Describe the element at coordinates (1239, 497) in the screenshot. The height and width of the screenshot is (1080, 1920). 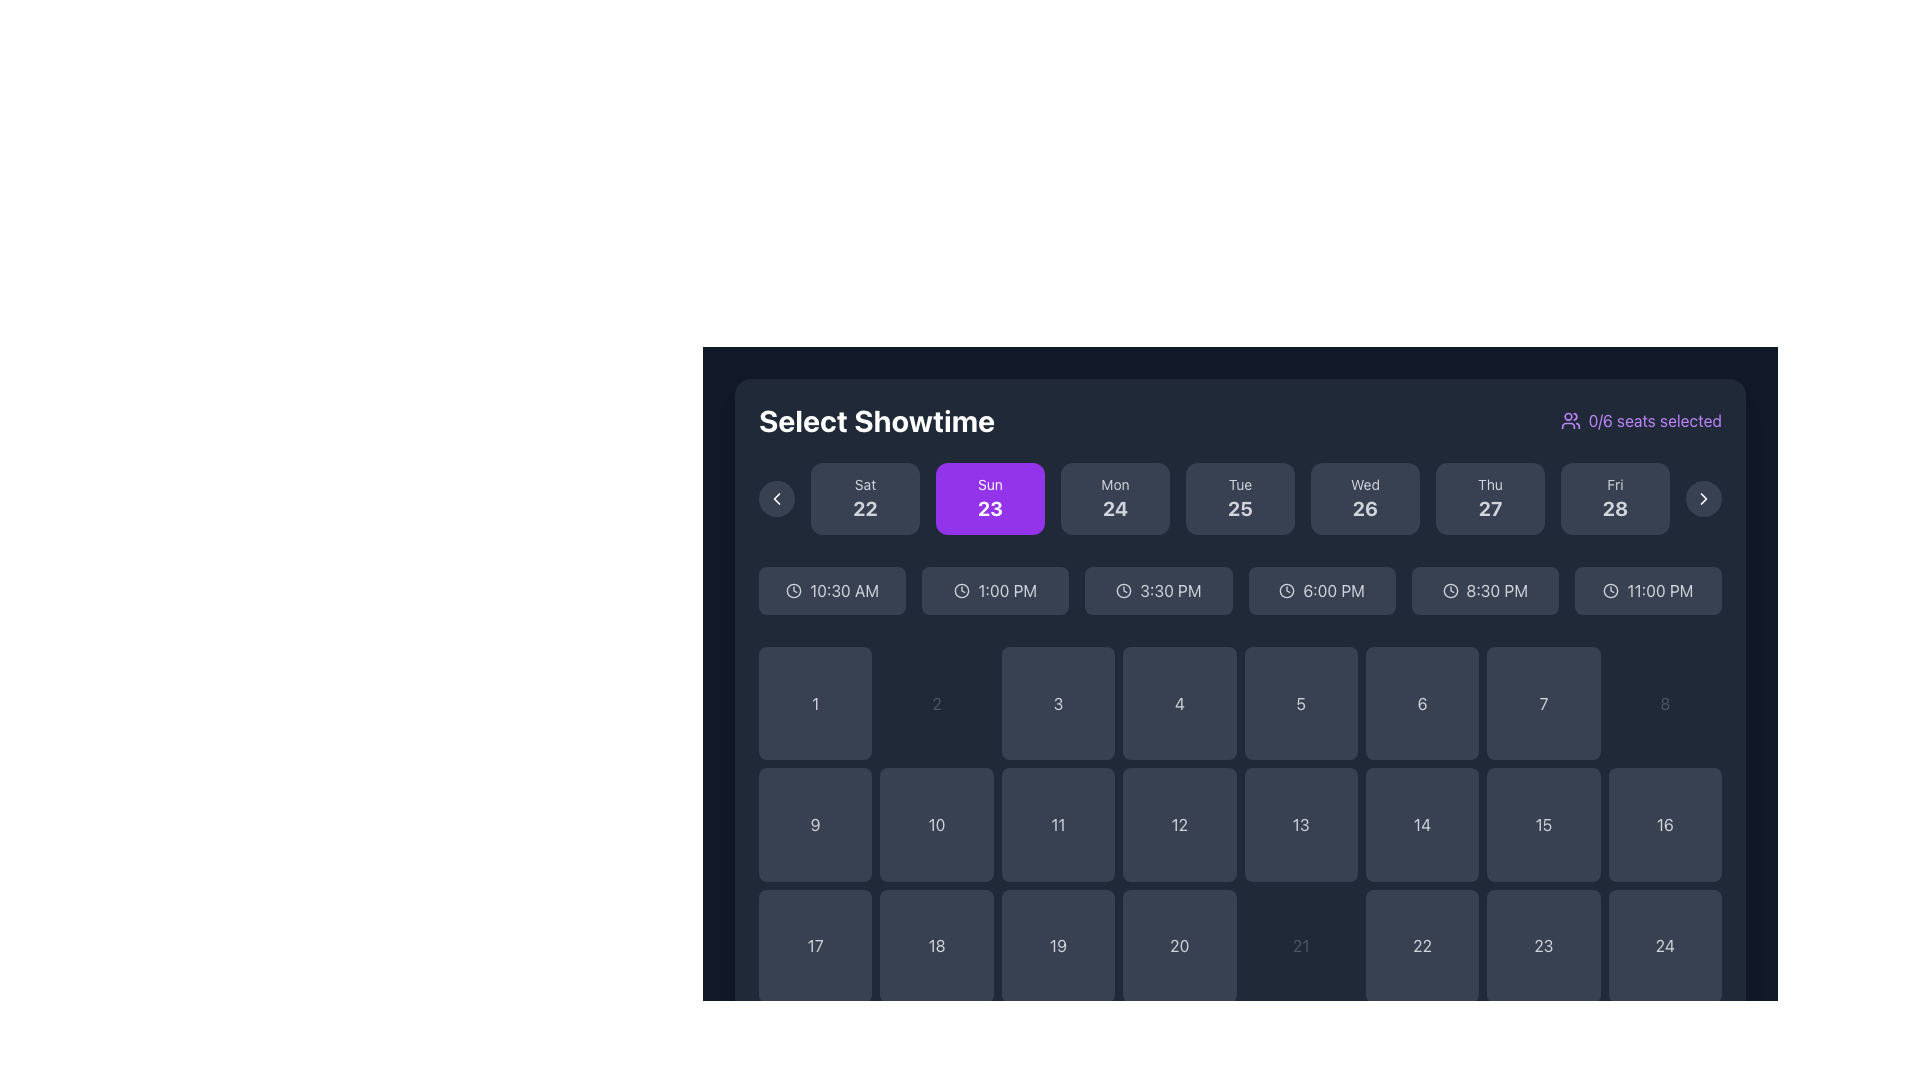
I see `the button` at that location.